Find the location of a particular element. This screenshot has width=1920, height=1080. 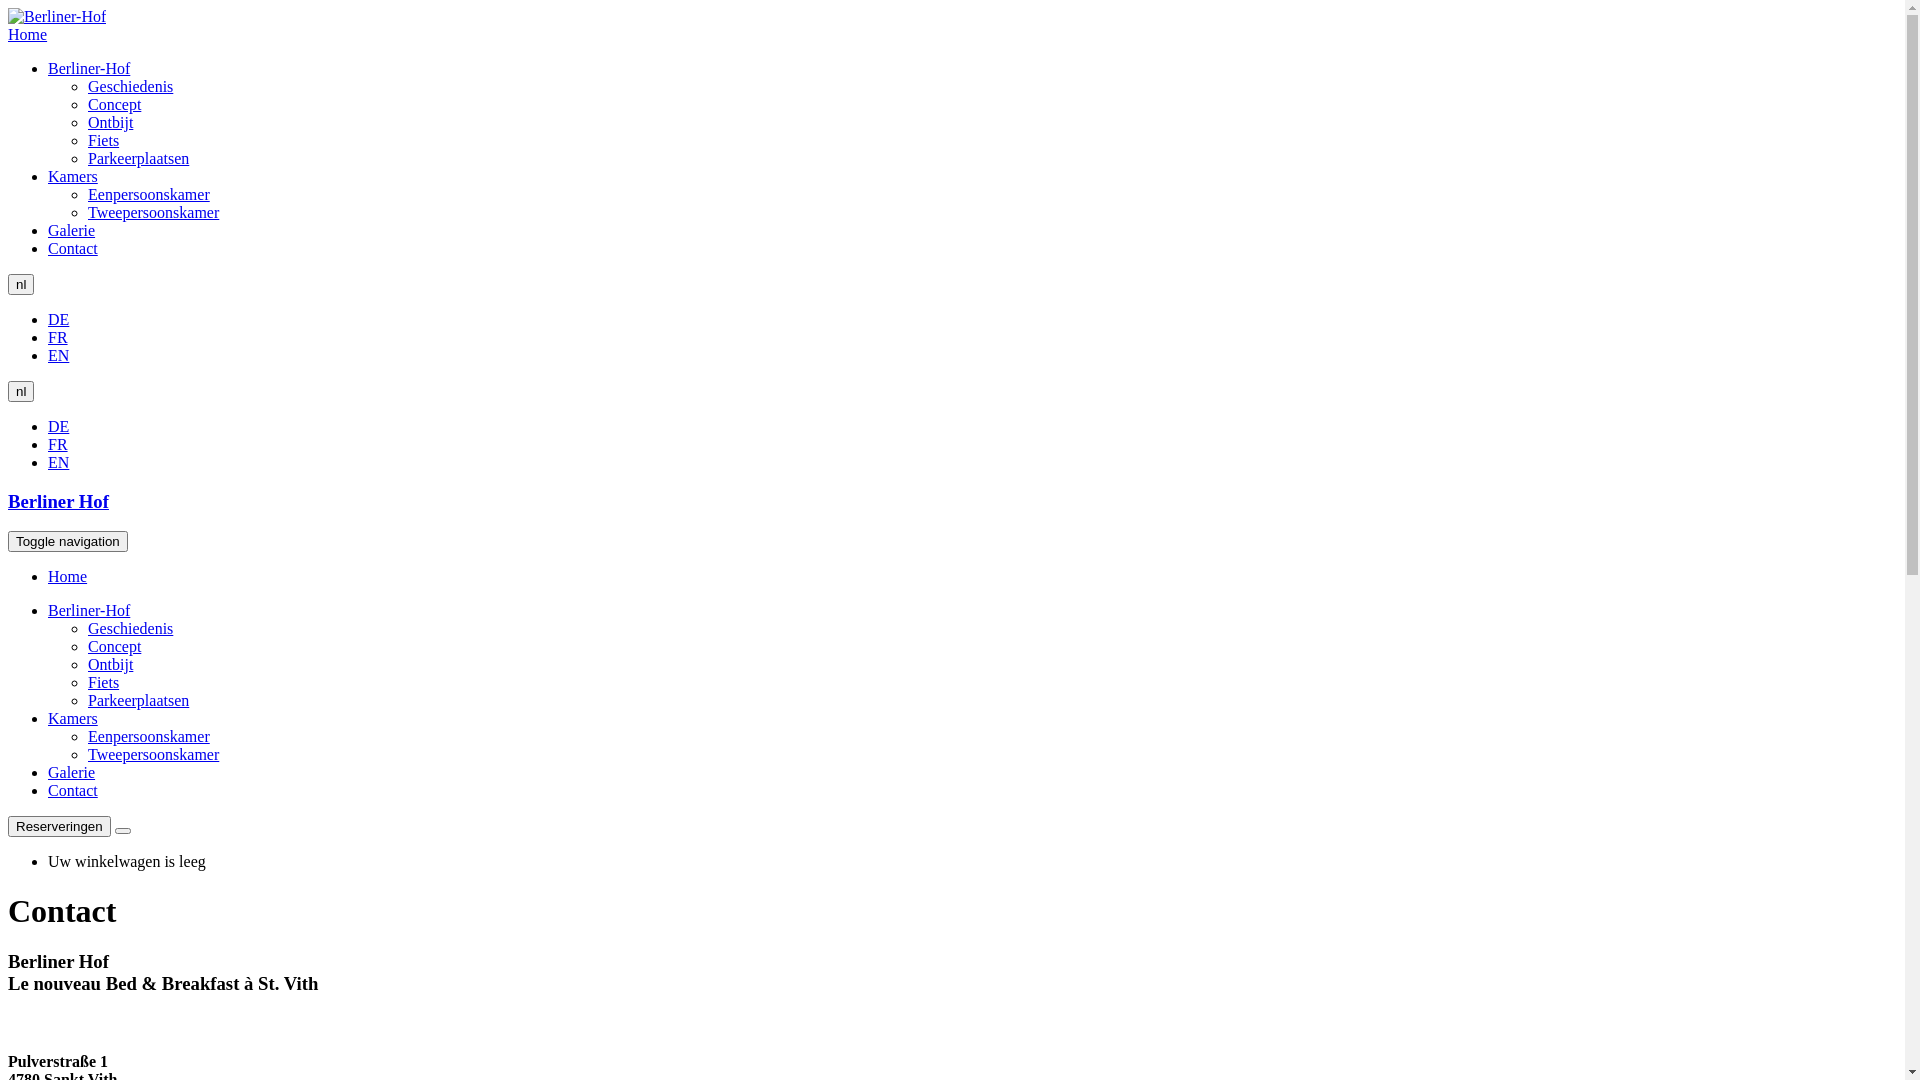

'FR' is located at coordinates (57, 443).